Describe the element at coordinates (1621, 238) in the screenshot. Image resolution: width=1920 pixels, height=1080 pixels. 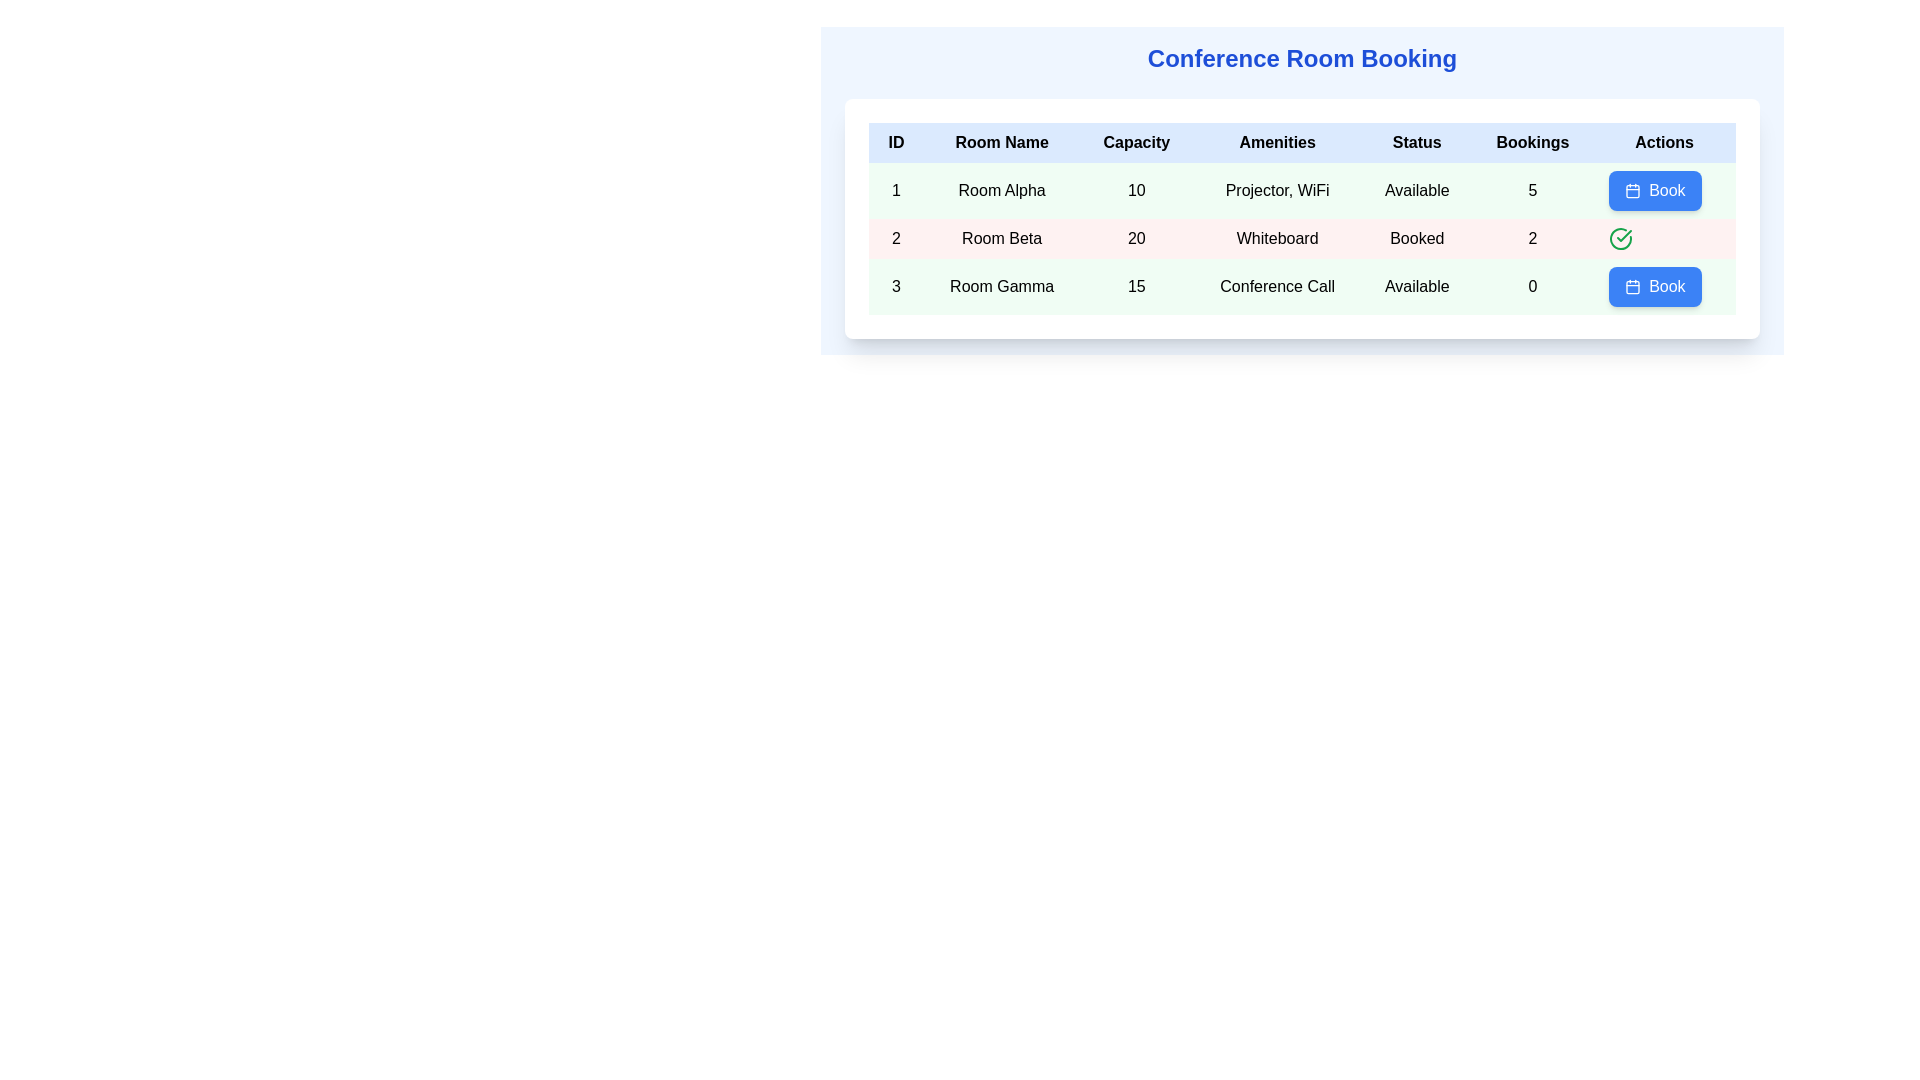
I see `the checkmark icon indicating a positive or completed status in the 'Actions' column of the second row in the booking table for 'Room Beta'` at that location.